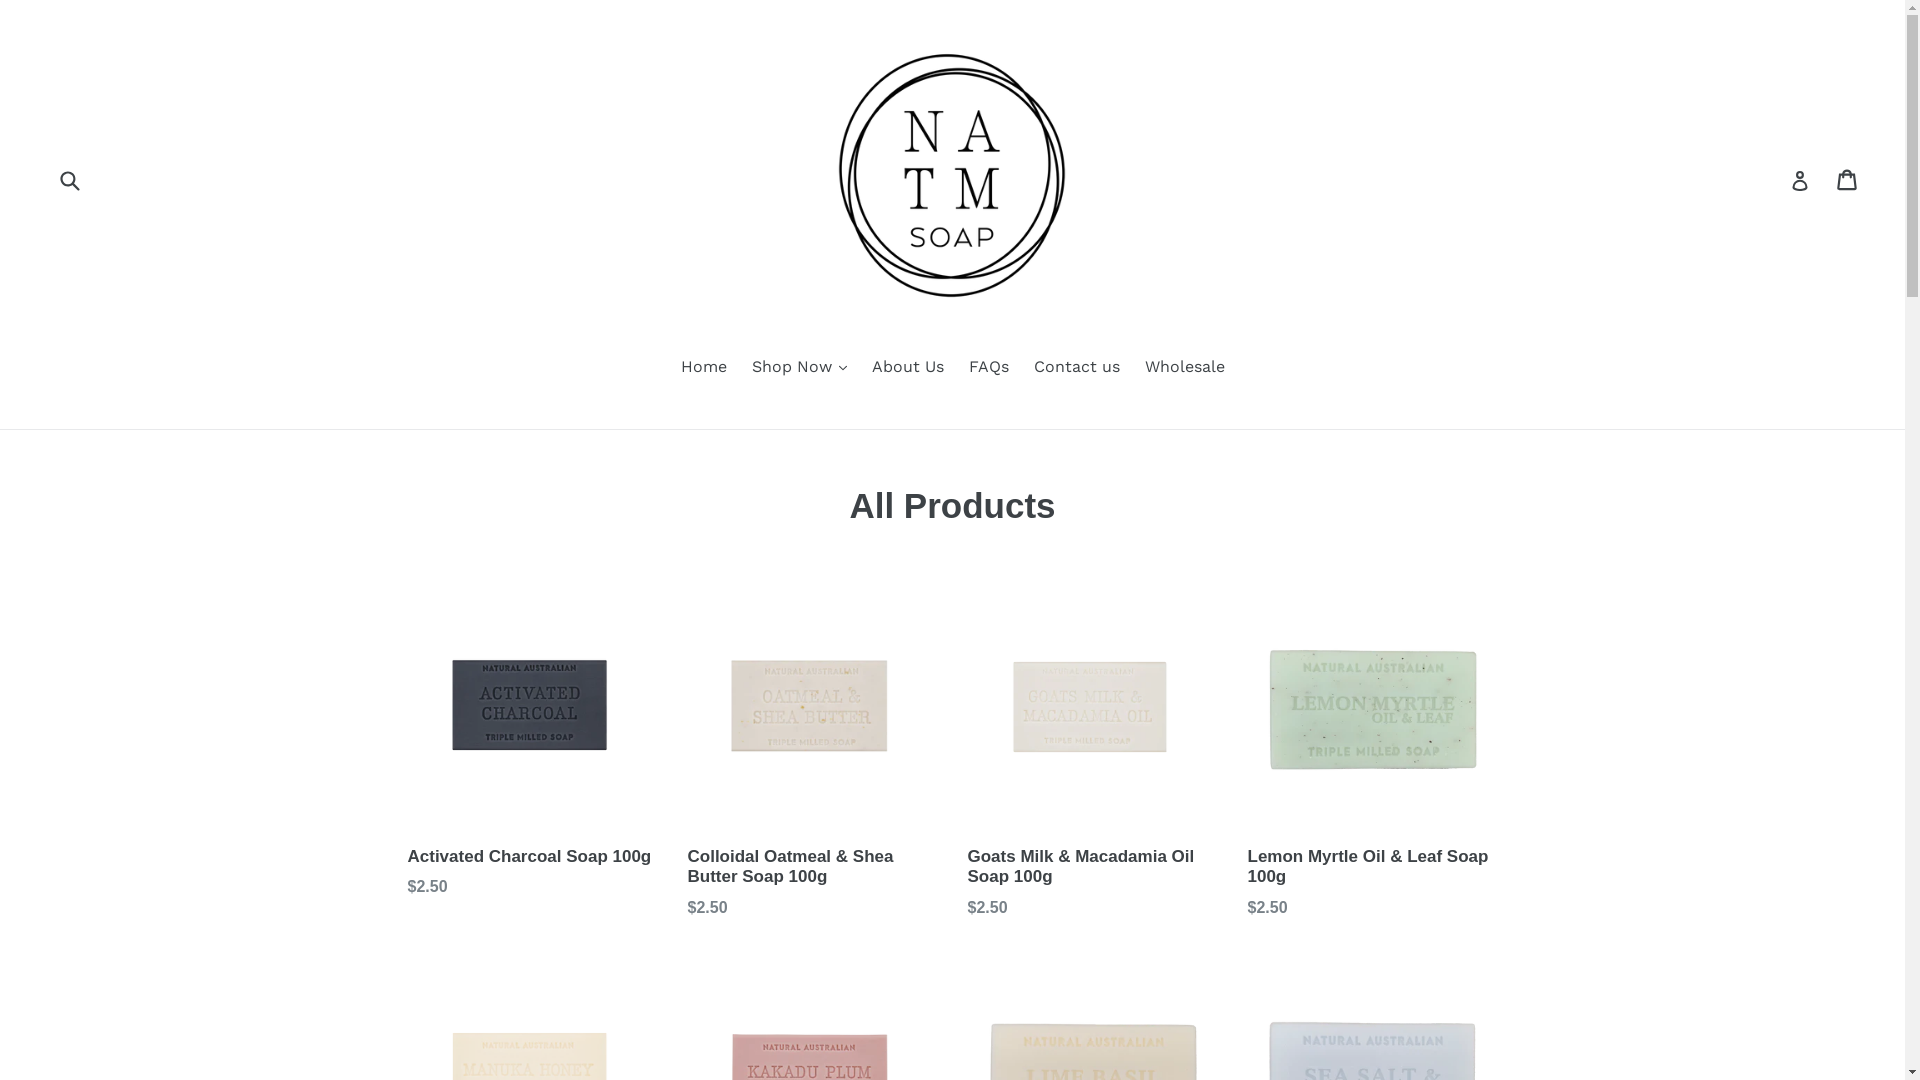  I want to click on 'Lemon Myrtle Oil & Leaf Soap 100g, so click(1371, 751).